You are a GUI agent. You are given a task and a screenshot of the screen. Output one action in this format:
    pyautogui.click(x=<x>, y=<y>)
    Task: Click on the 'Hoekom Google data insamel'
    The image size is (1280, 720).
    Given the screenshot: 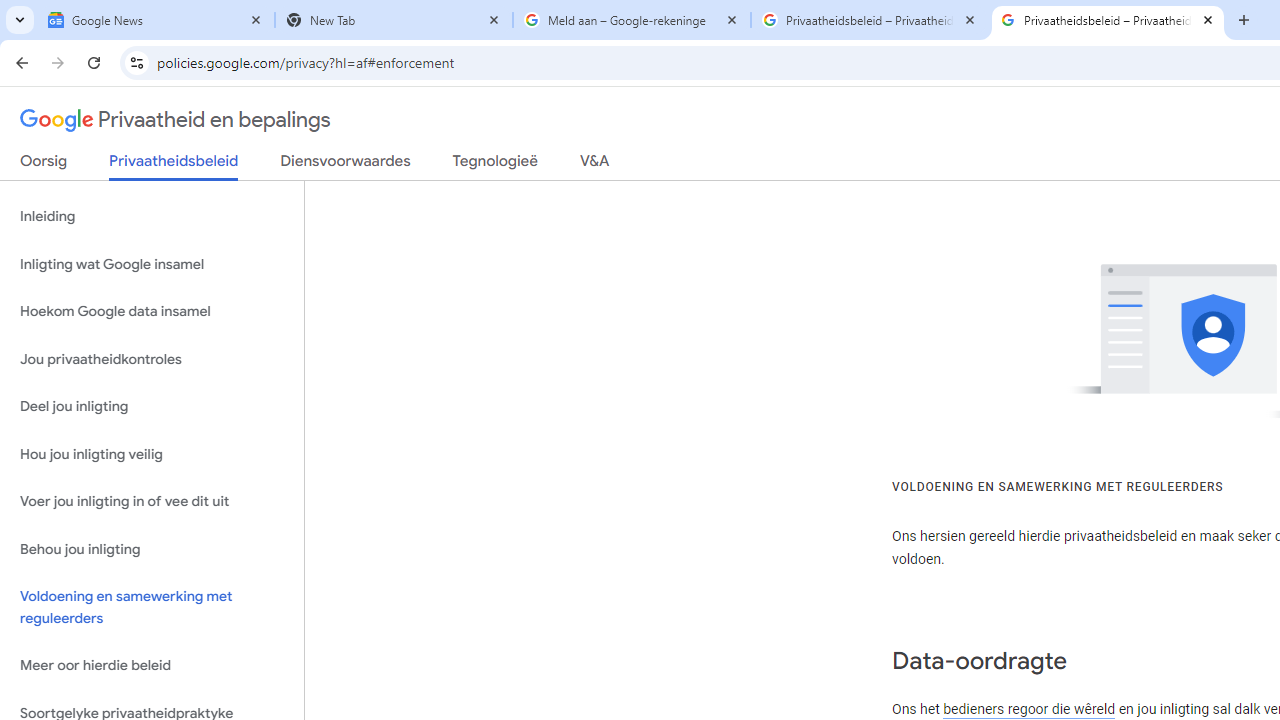 What is the action you would take?
    pyautogui.click(x=151, y=312)
    